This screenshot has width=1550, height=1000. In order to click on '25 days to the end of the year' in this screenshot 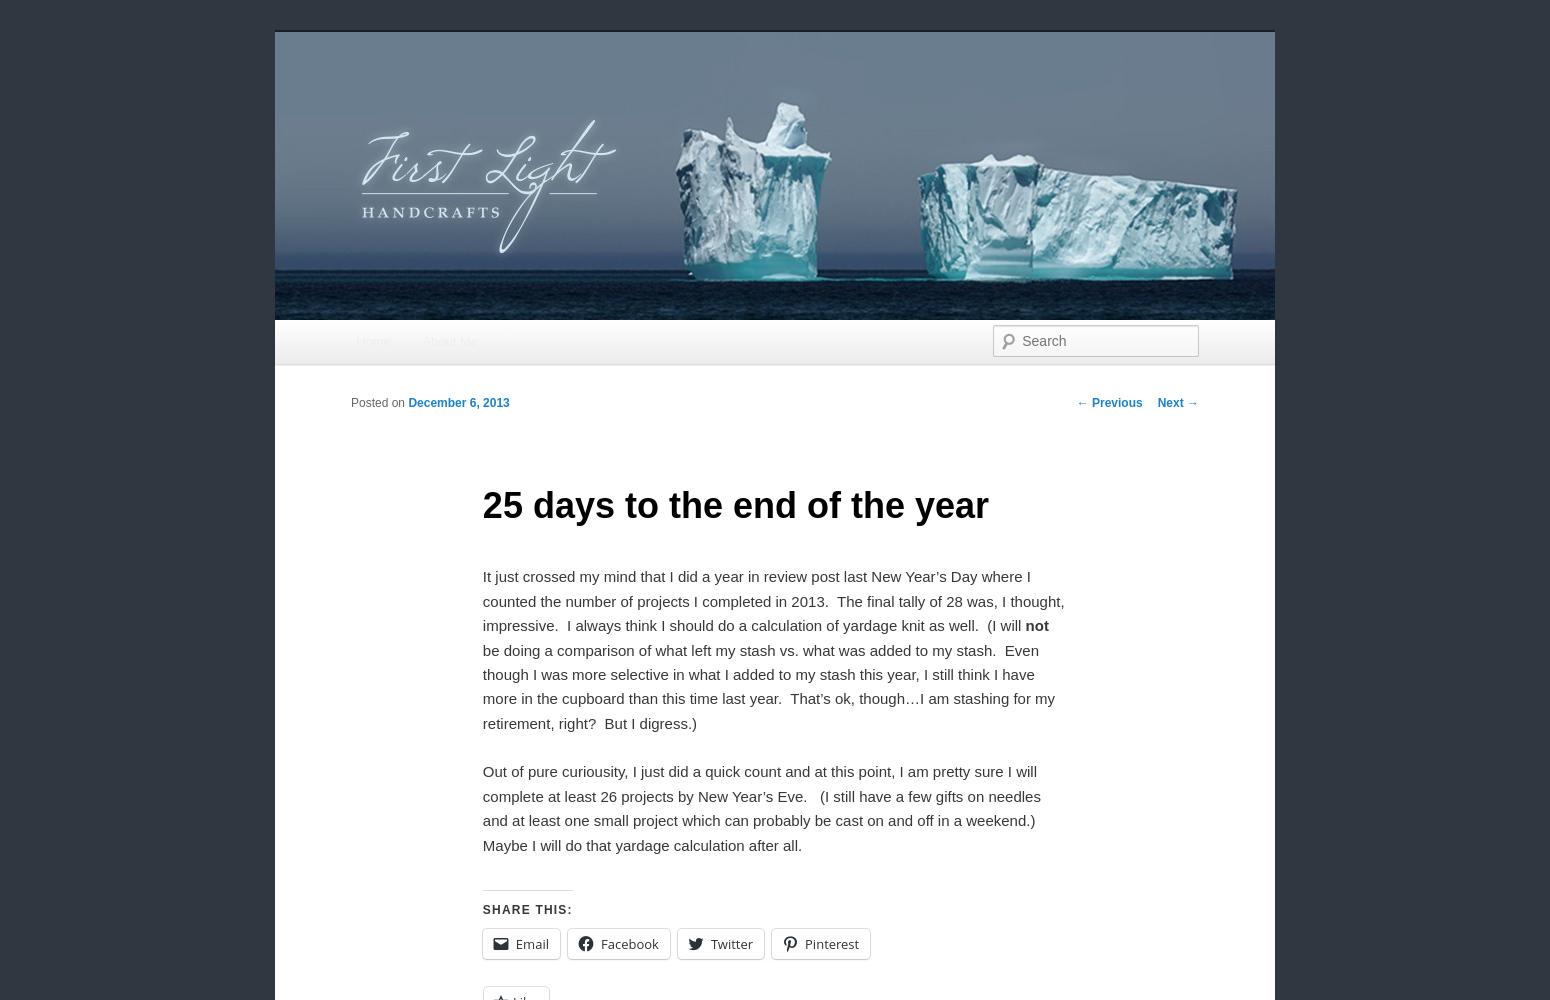, I will do `click(735, 505)`.